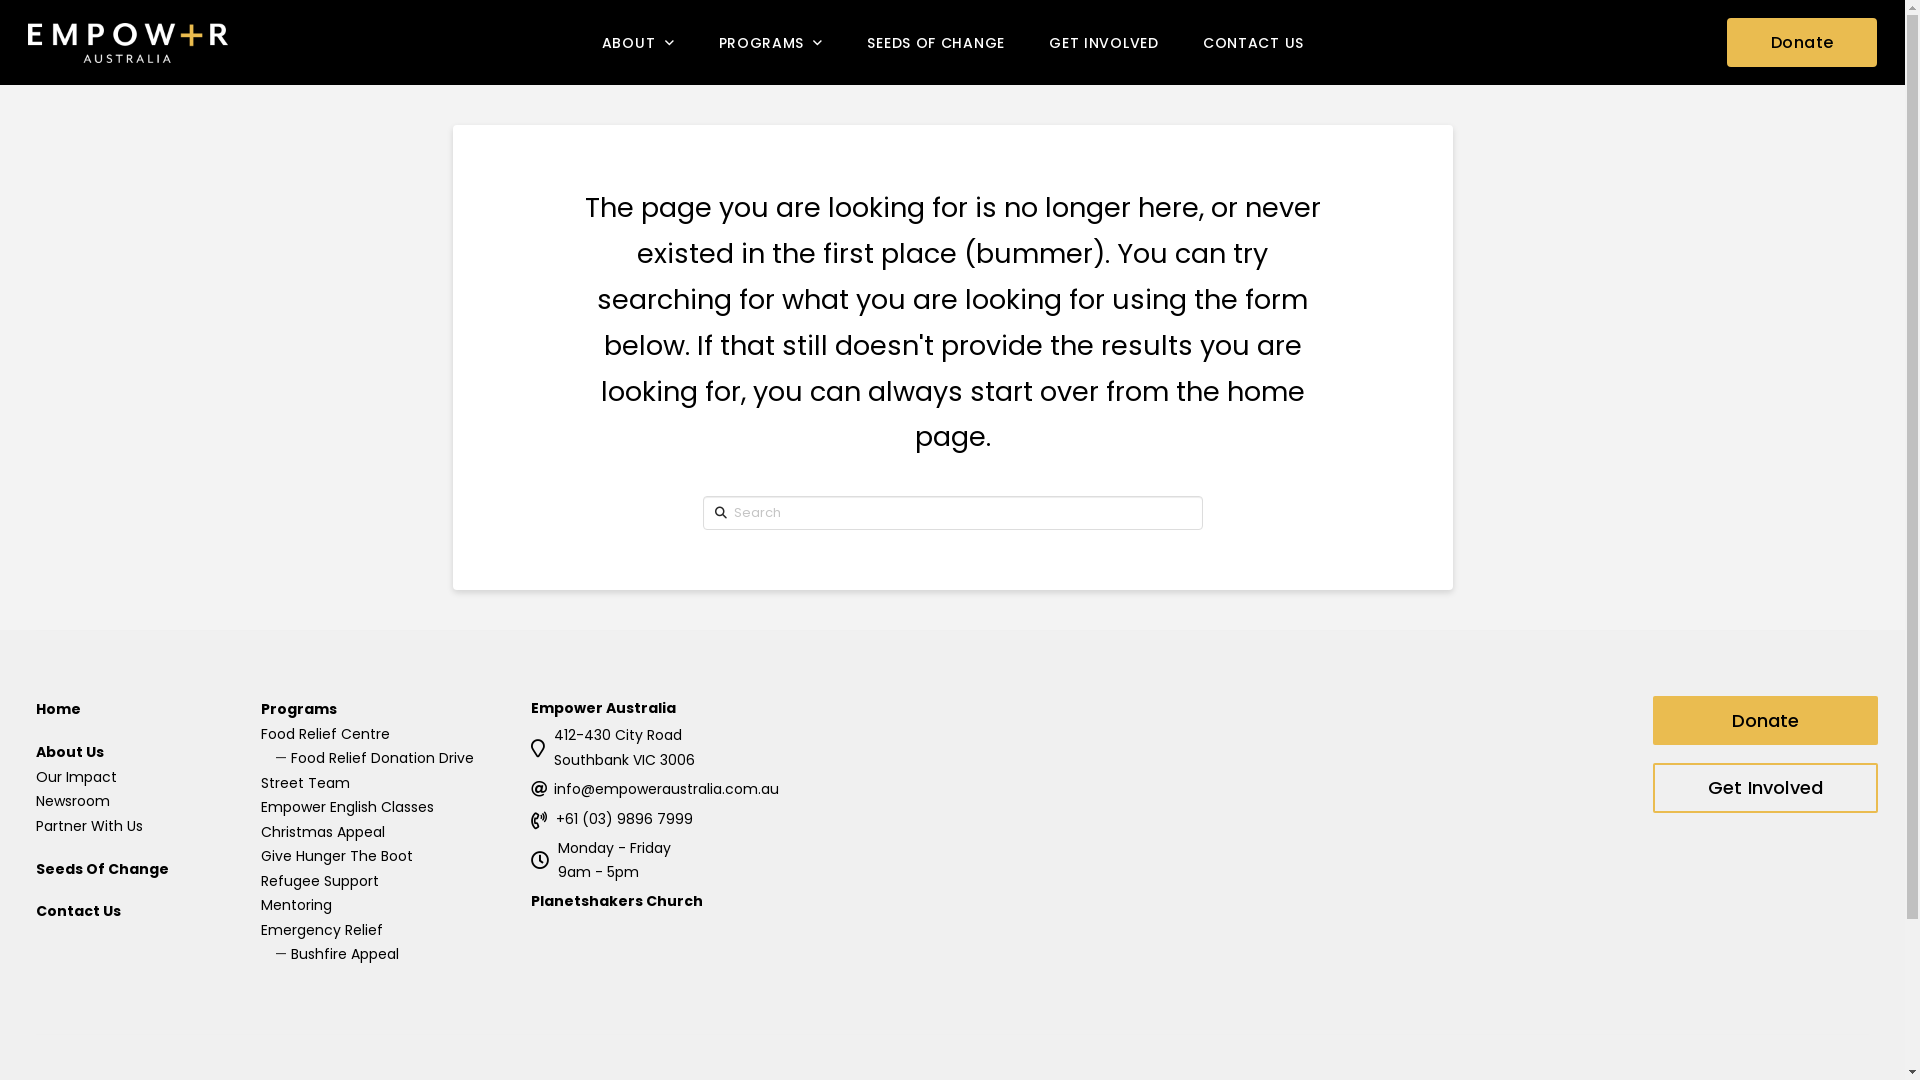  I want to click on 'Our Impact', so click(76, 775).